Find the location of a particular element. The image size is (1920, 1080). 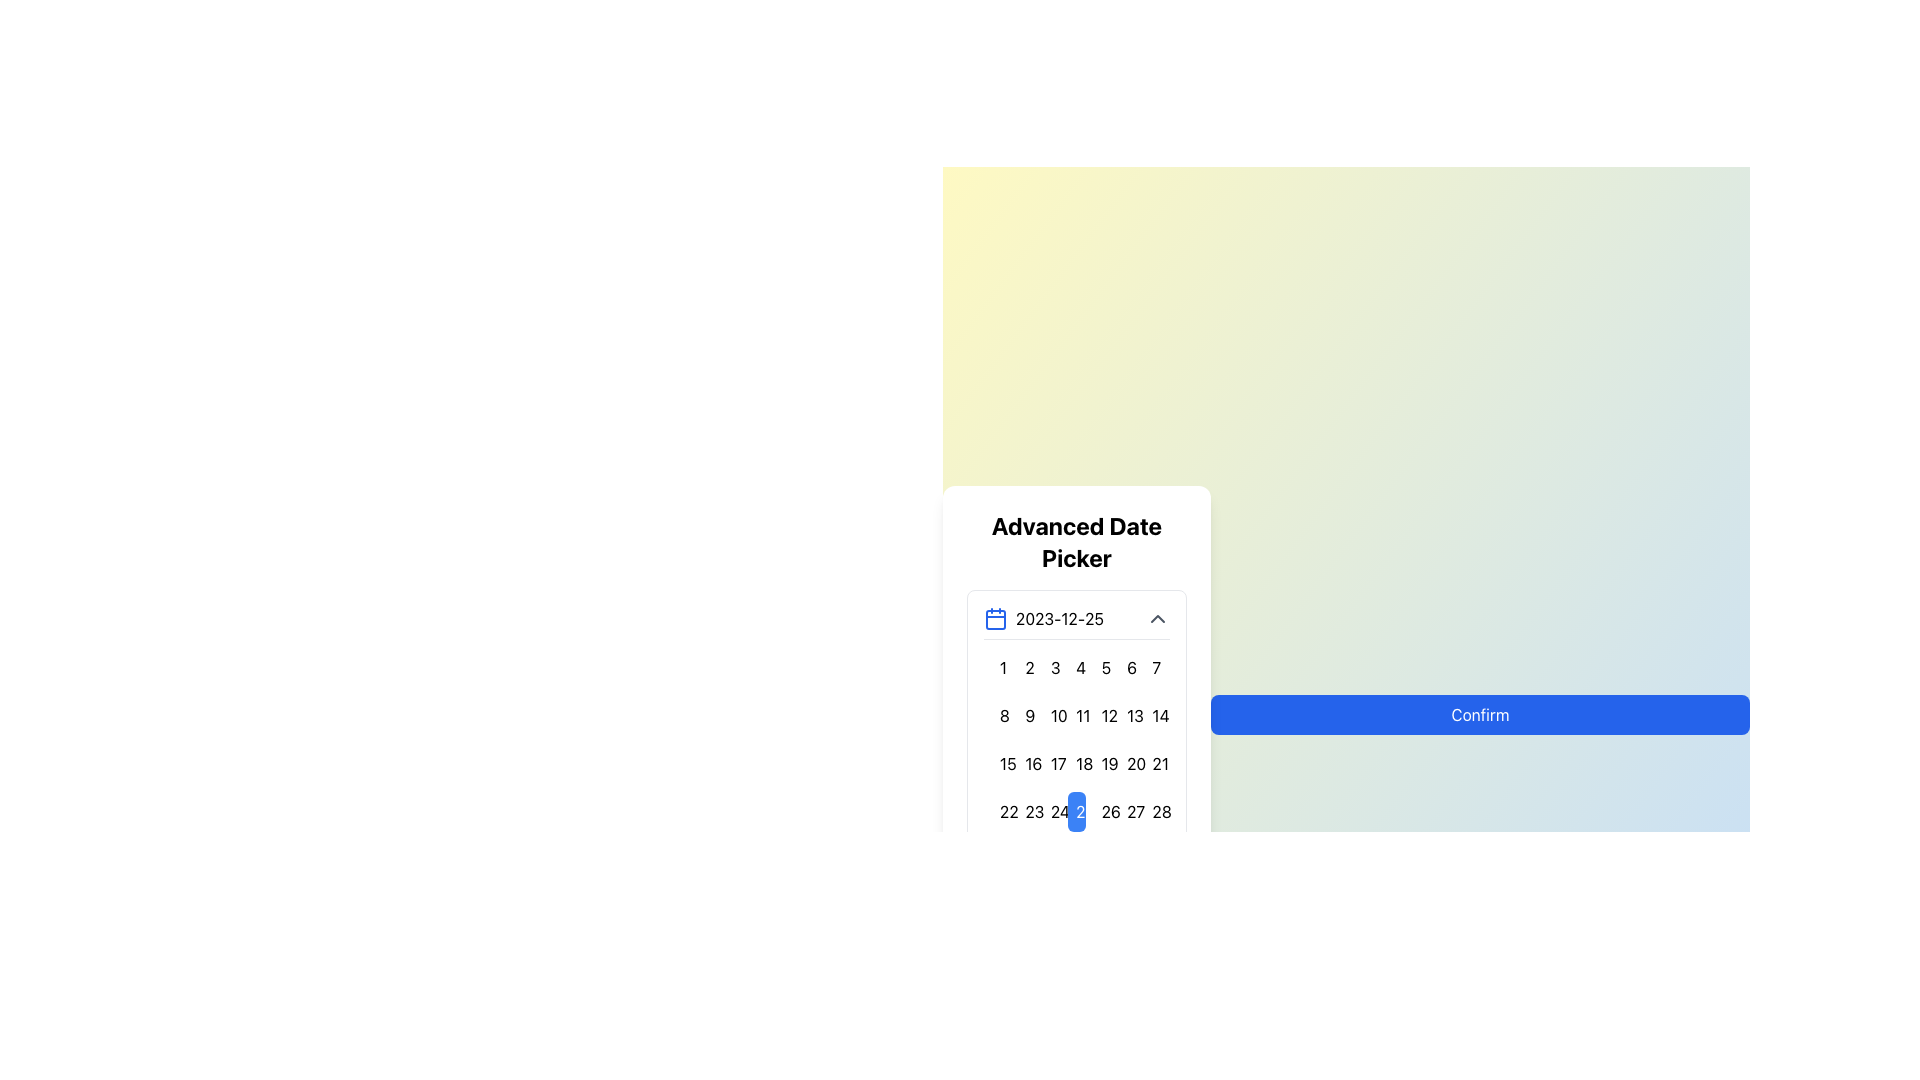

the button displaying the number '27' in a date picker is located at coordinates (1127, 811).